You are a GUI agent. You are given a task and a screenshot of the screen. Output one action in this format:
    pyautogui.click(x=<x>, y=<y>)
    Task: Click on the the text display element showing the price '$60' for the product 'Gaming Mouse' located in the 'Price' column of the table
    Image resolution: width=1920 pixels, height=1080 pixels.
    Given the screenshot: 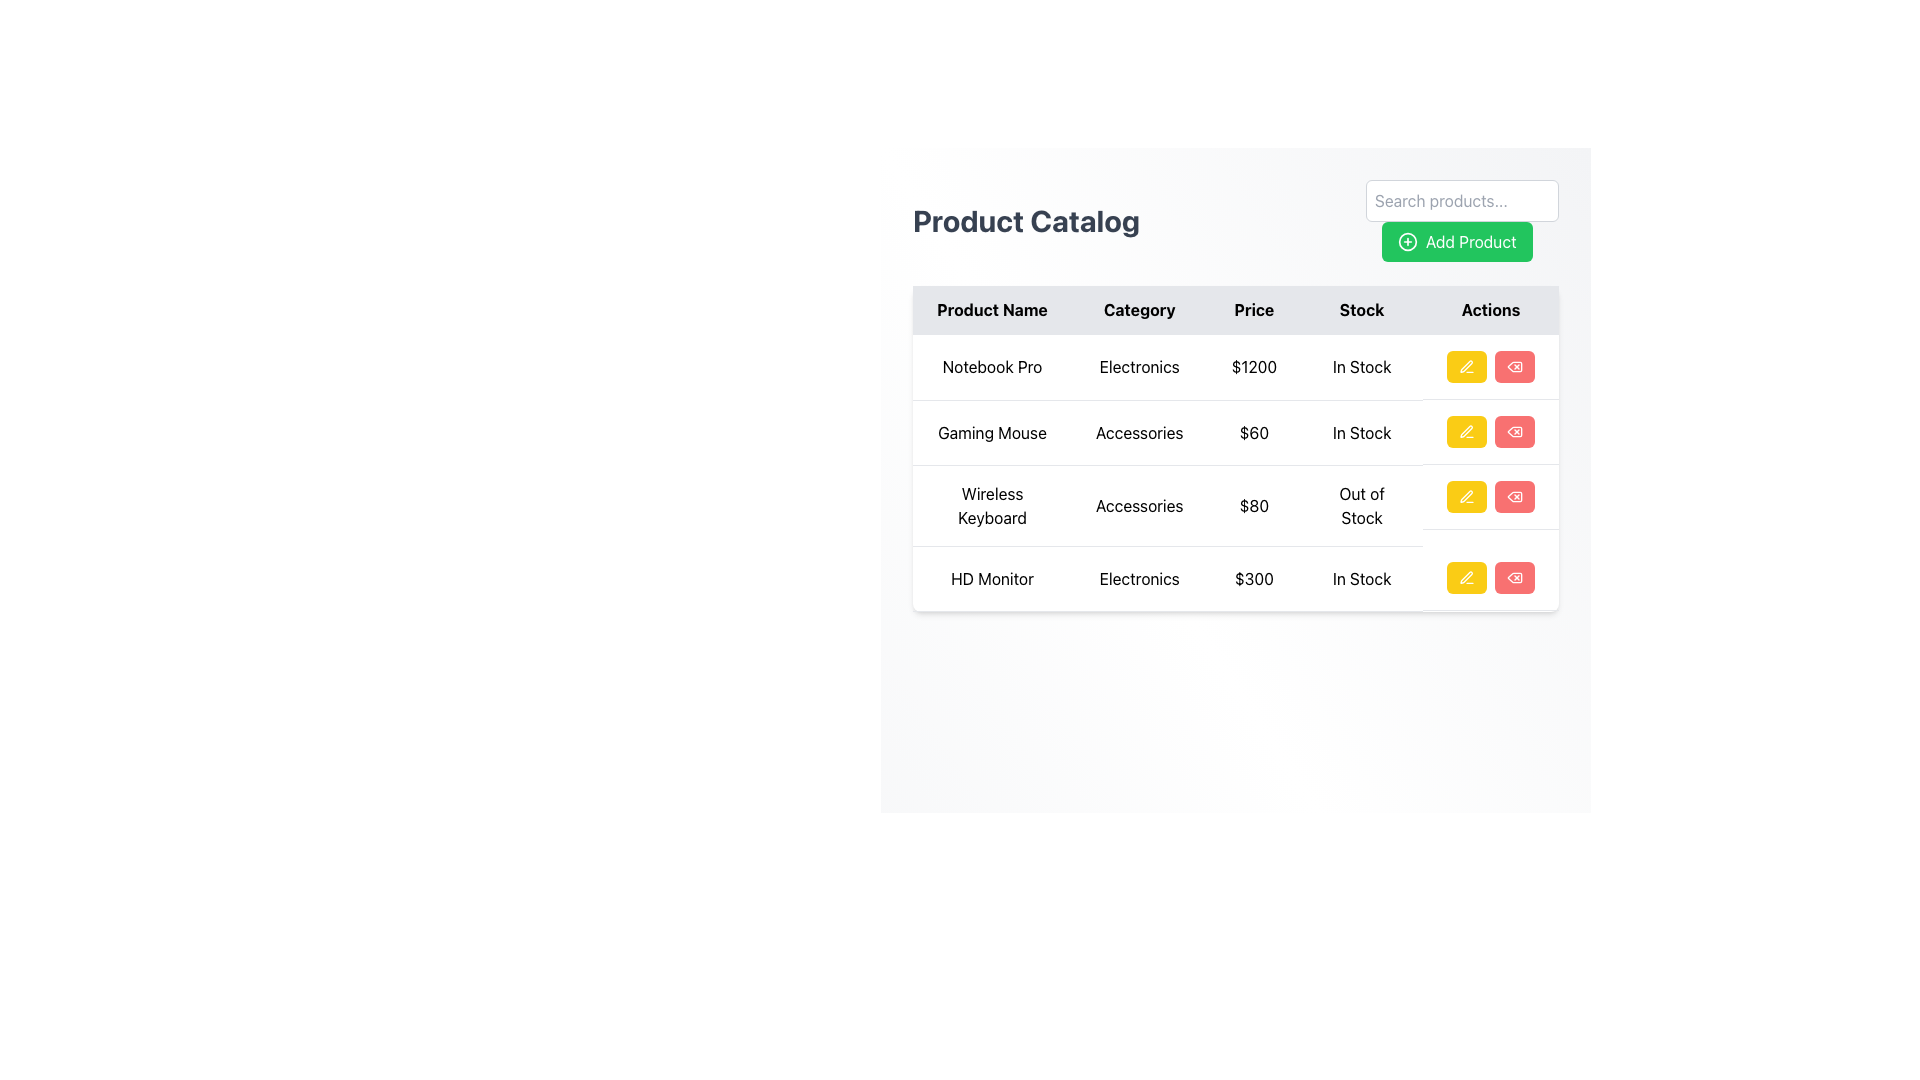 What is the action you would take?
    pyautogui.click(x=1253, y=431)
    